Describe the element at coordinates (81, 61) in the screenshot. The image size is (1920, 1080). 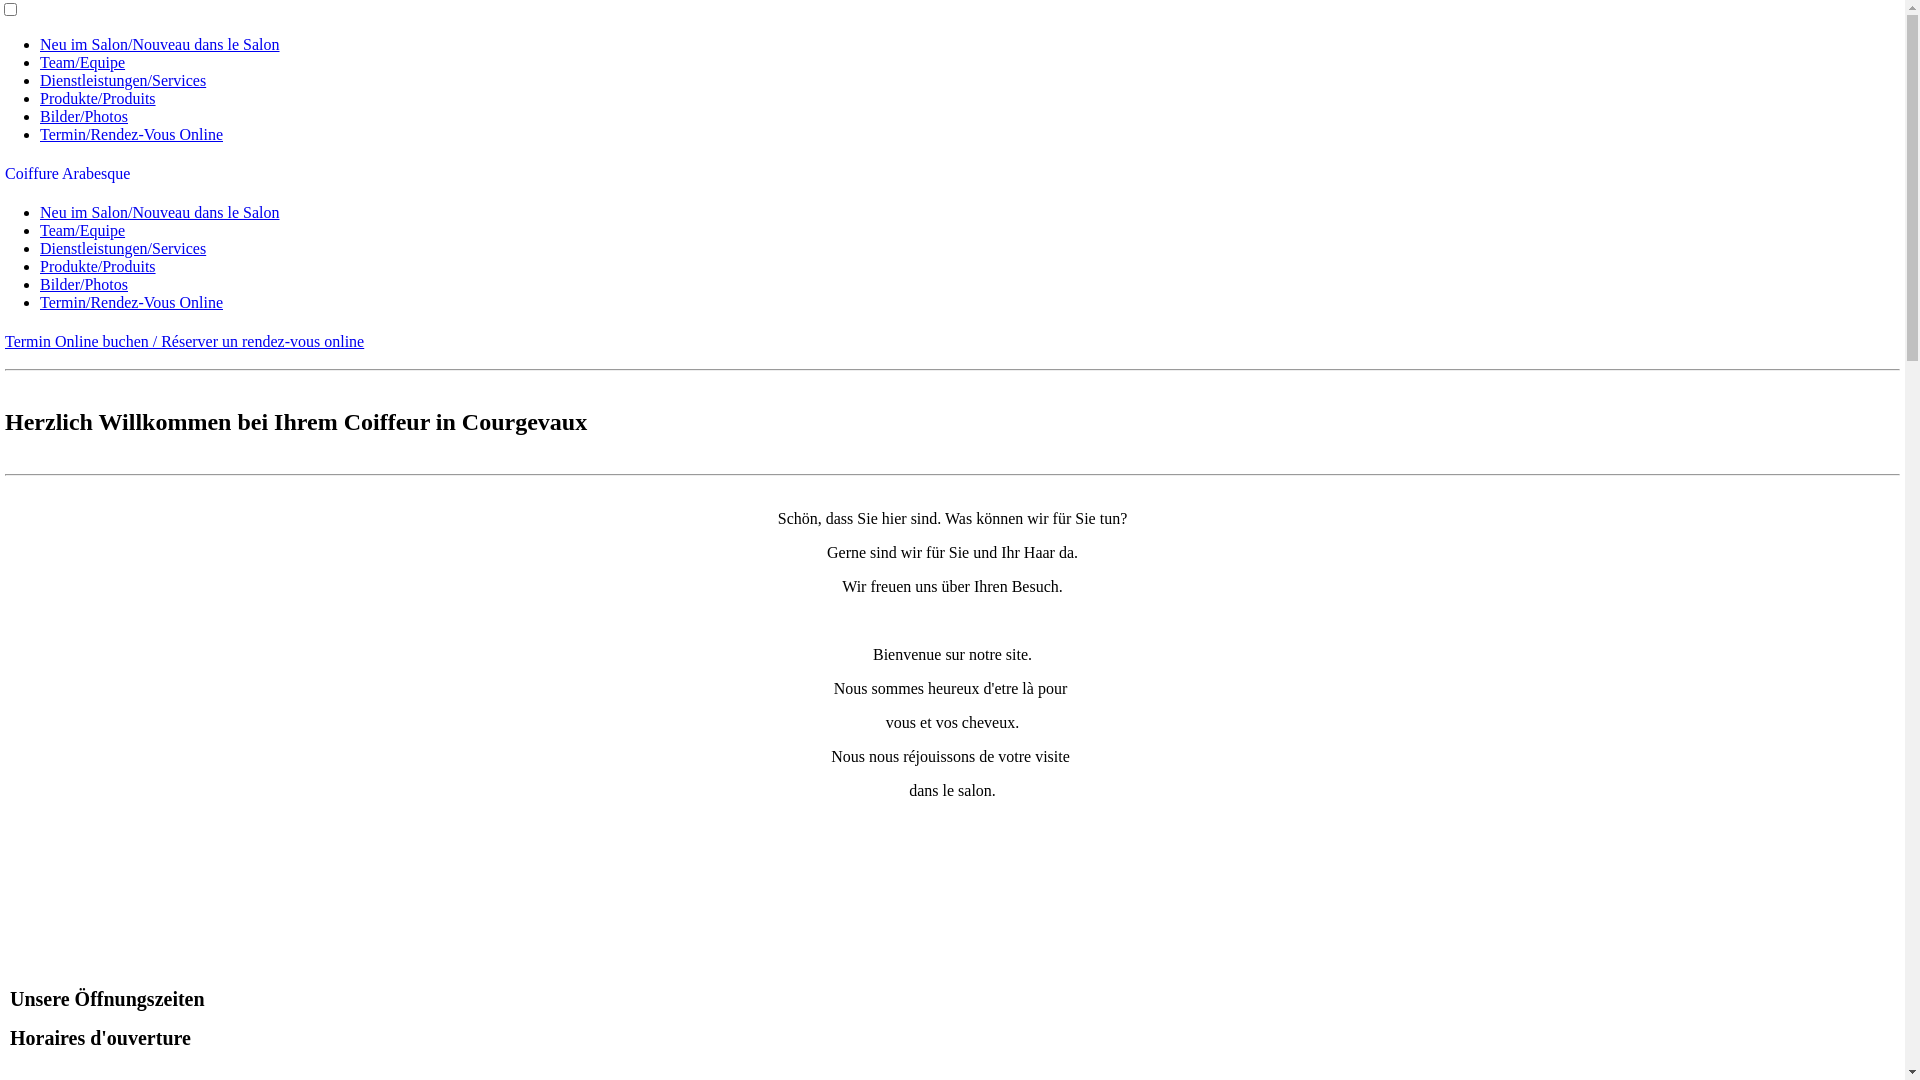
I see `'Team/Equipe'` at that location.